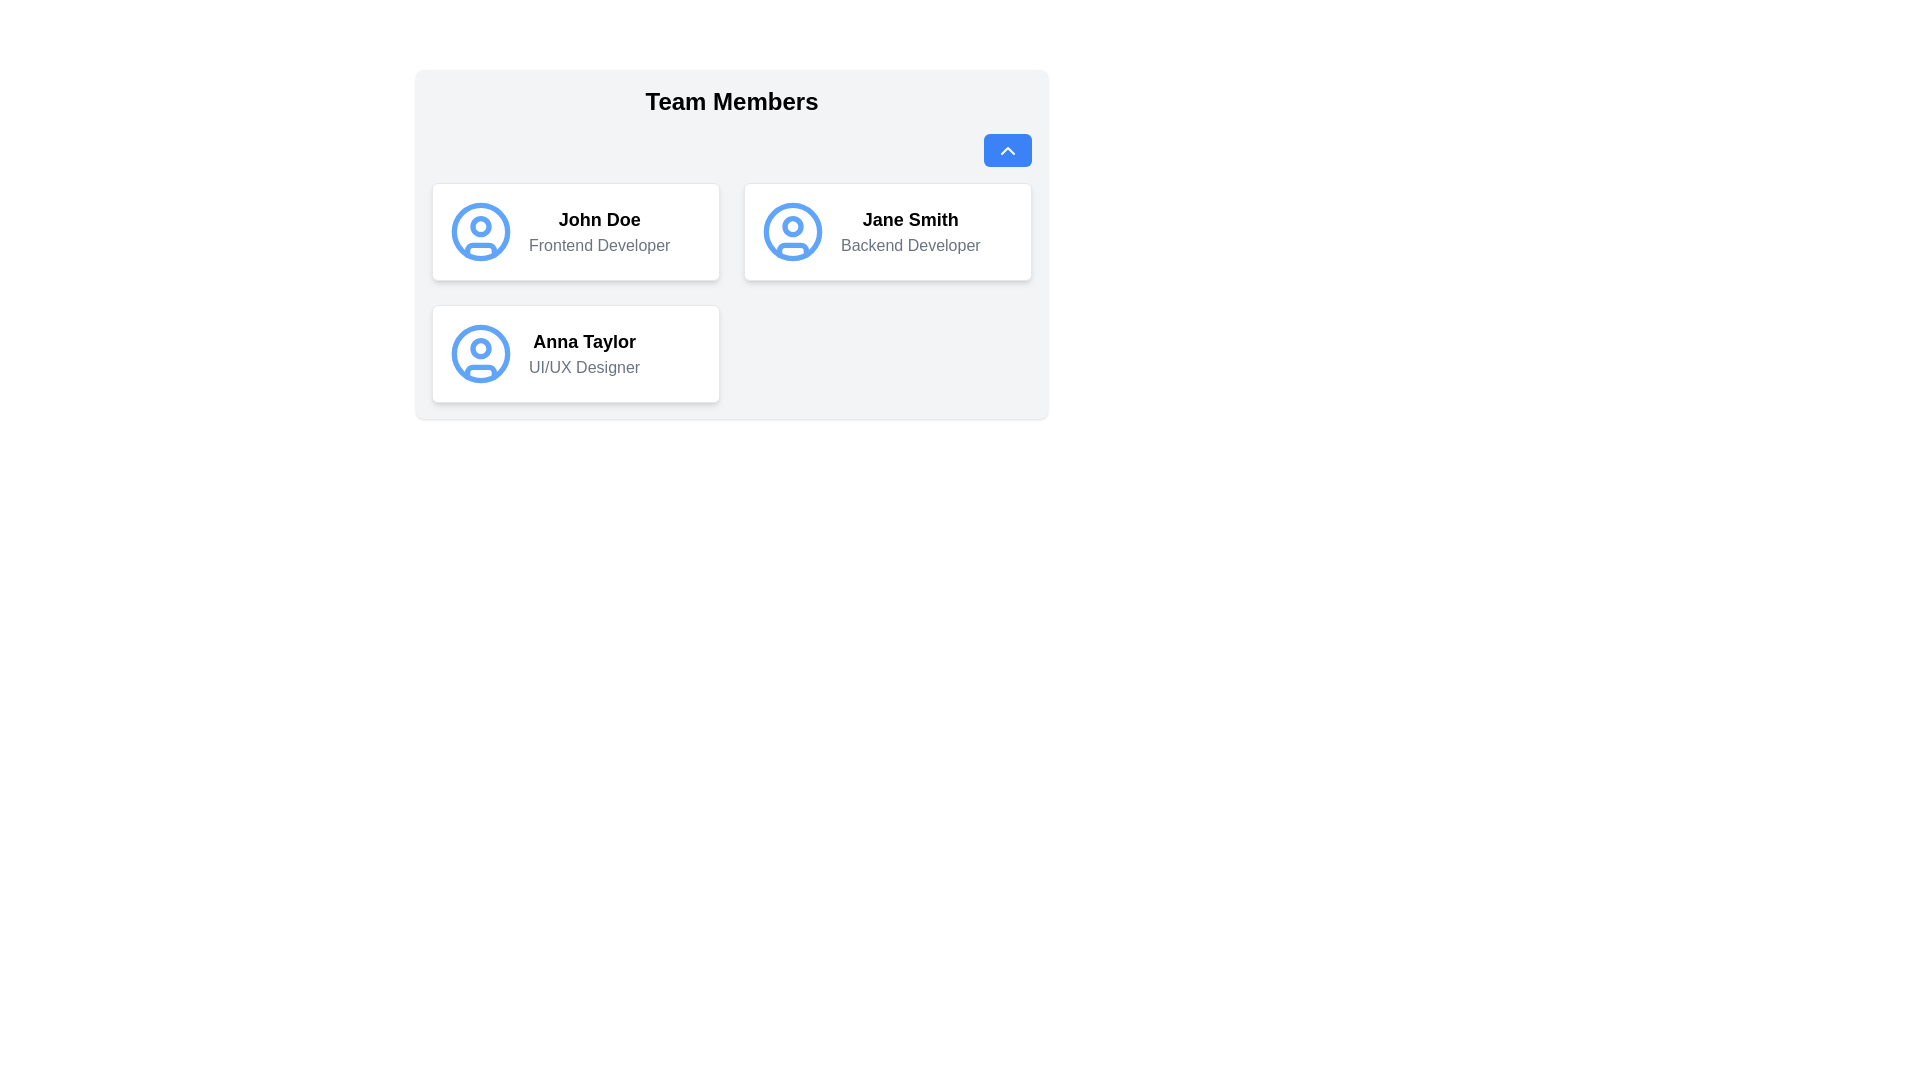 The image size is (1920, 1080). I want to click on the team member card displaying the name and role of the second team member in the 'Team Members' section, so click(887, 230).